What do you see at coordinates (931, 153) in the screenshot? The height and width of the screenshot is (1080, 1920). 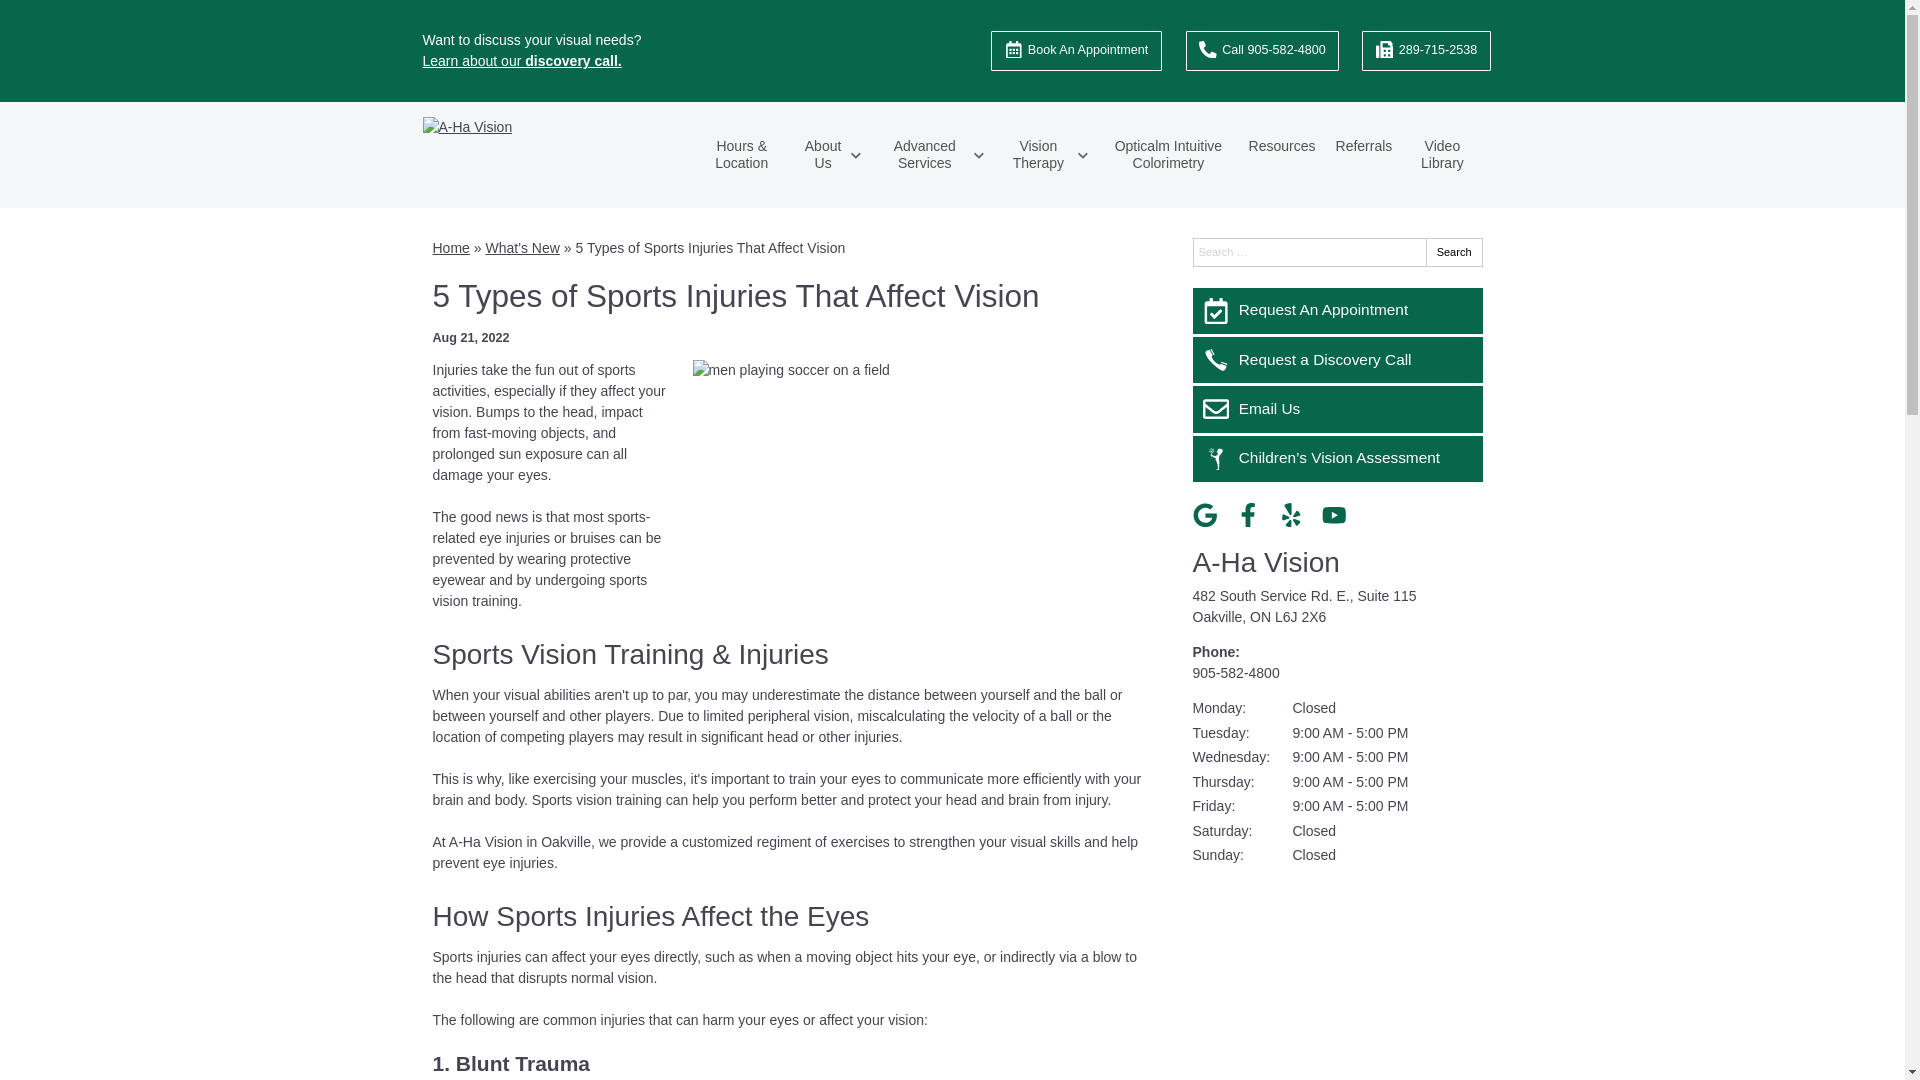 I see `'Advanced Services'` at bounding box center [931, 153].